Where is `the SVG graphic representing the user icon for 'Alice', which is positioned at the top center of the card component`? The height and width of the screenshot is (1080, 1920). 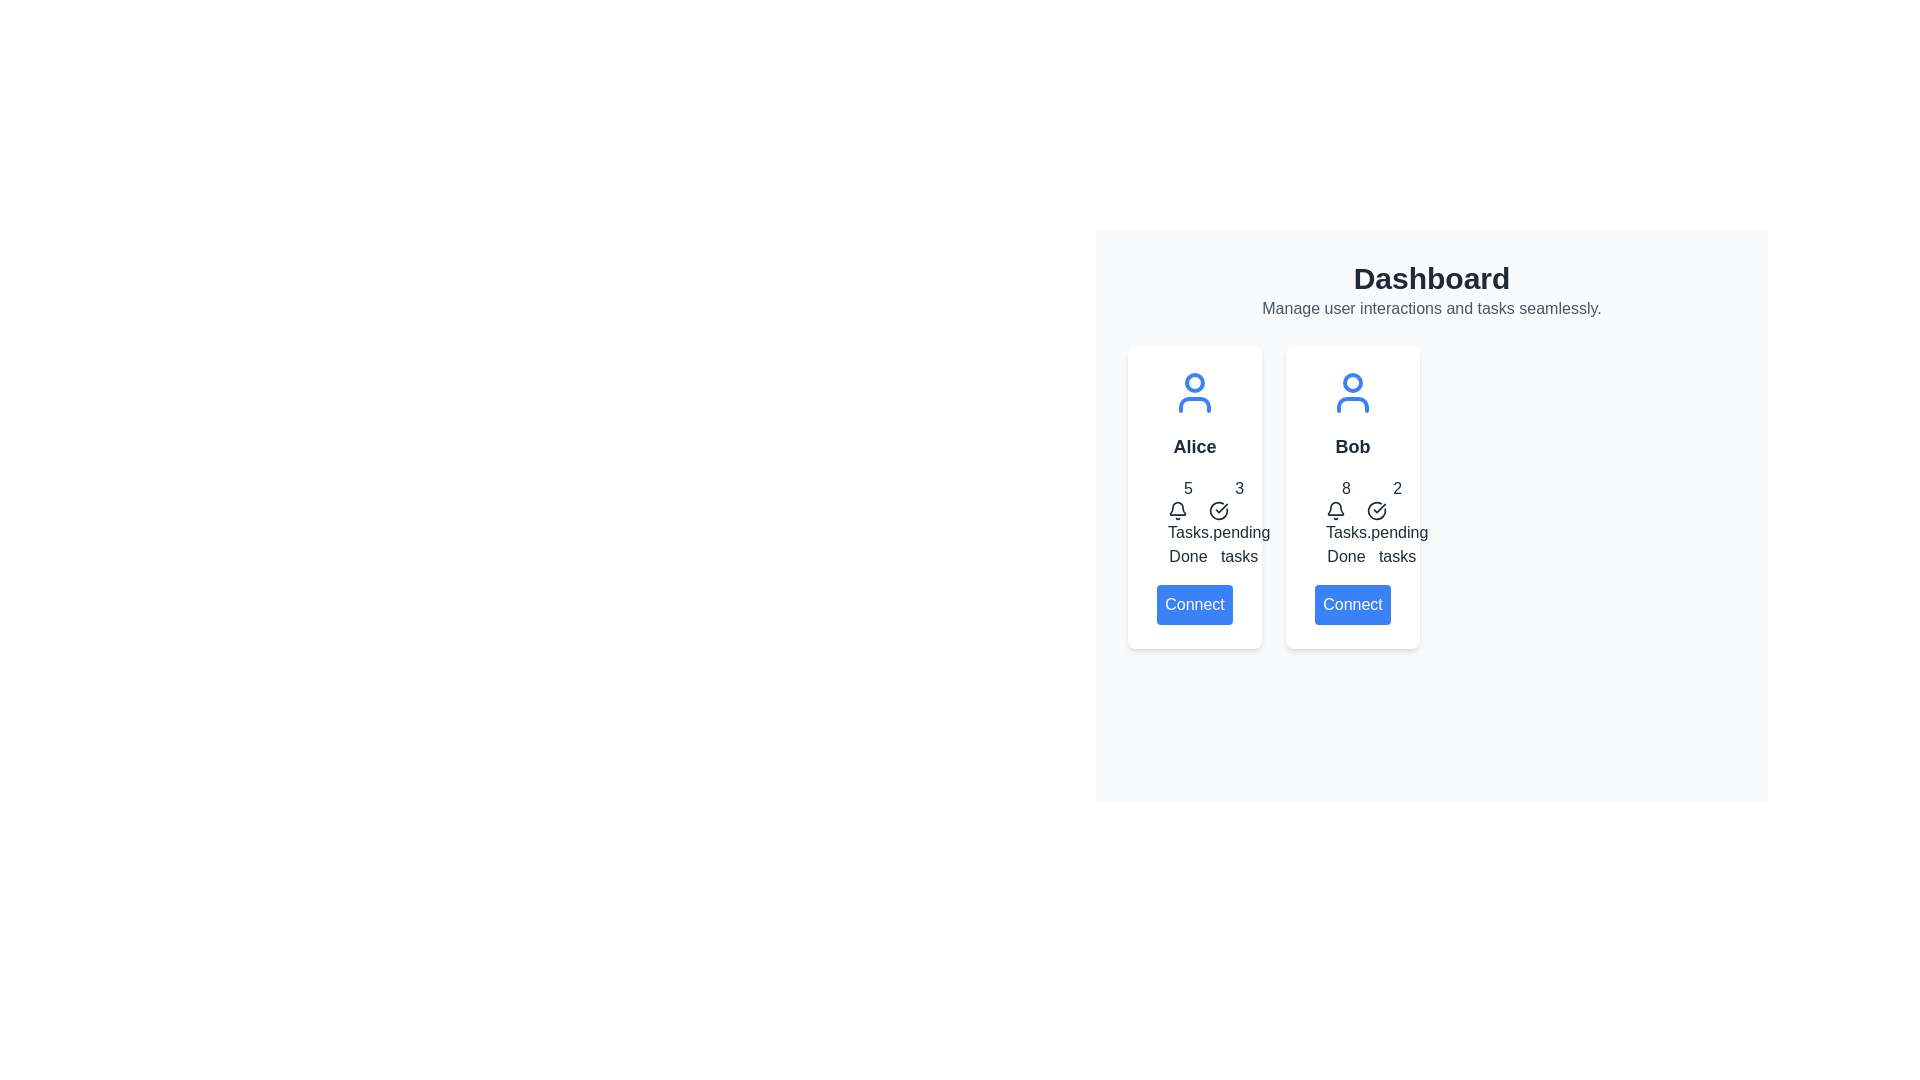 the SVG graphic representing the user icon for 'Alice', which is positioned at the top center of the card component is located at coordinates (1195, 393).